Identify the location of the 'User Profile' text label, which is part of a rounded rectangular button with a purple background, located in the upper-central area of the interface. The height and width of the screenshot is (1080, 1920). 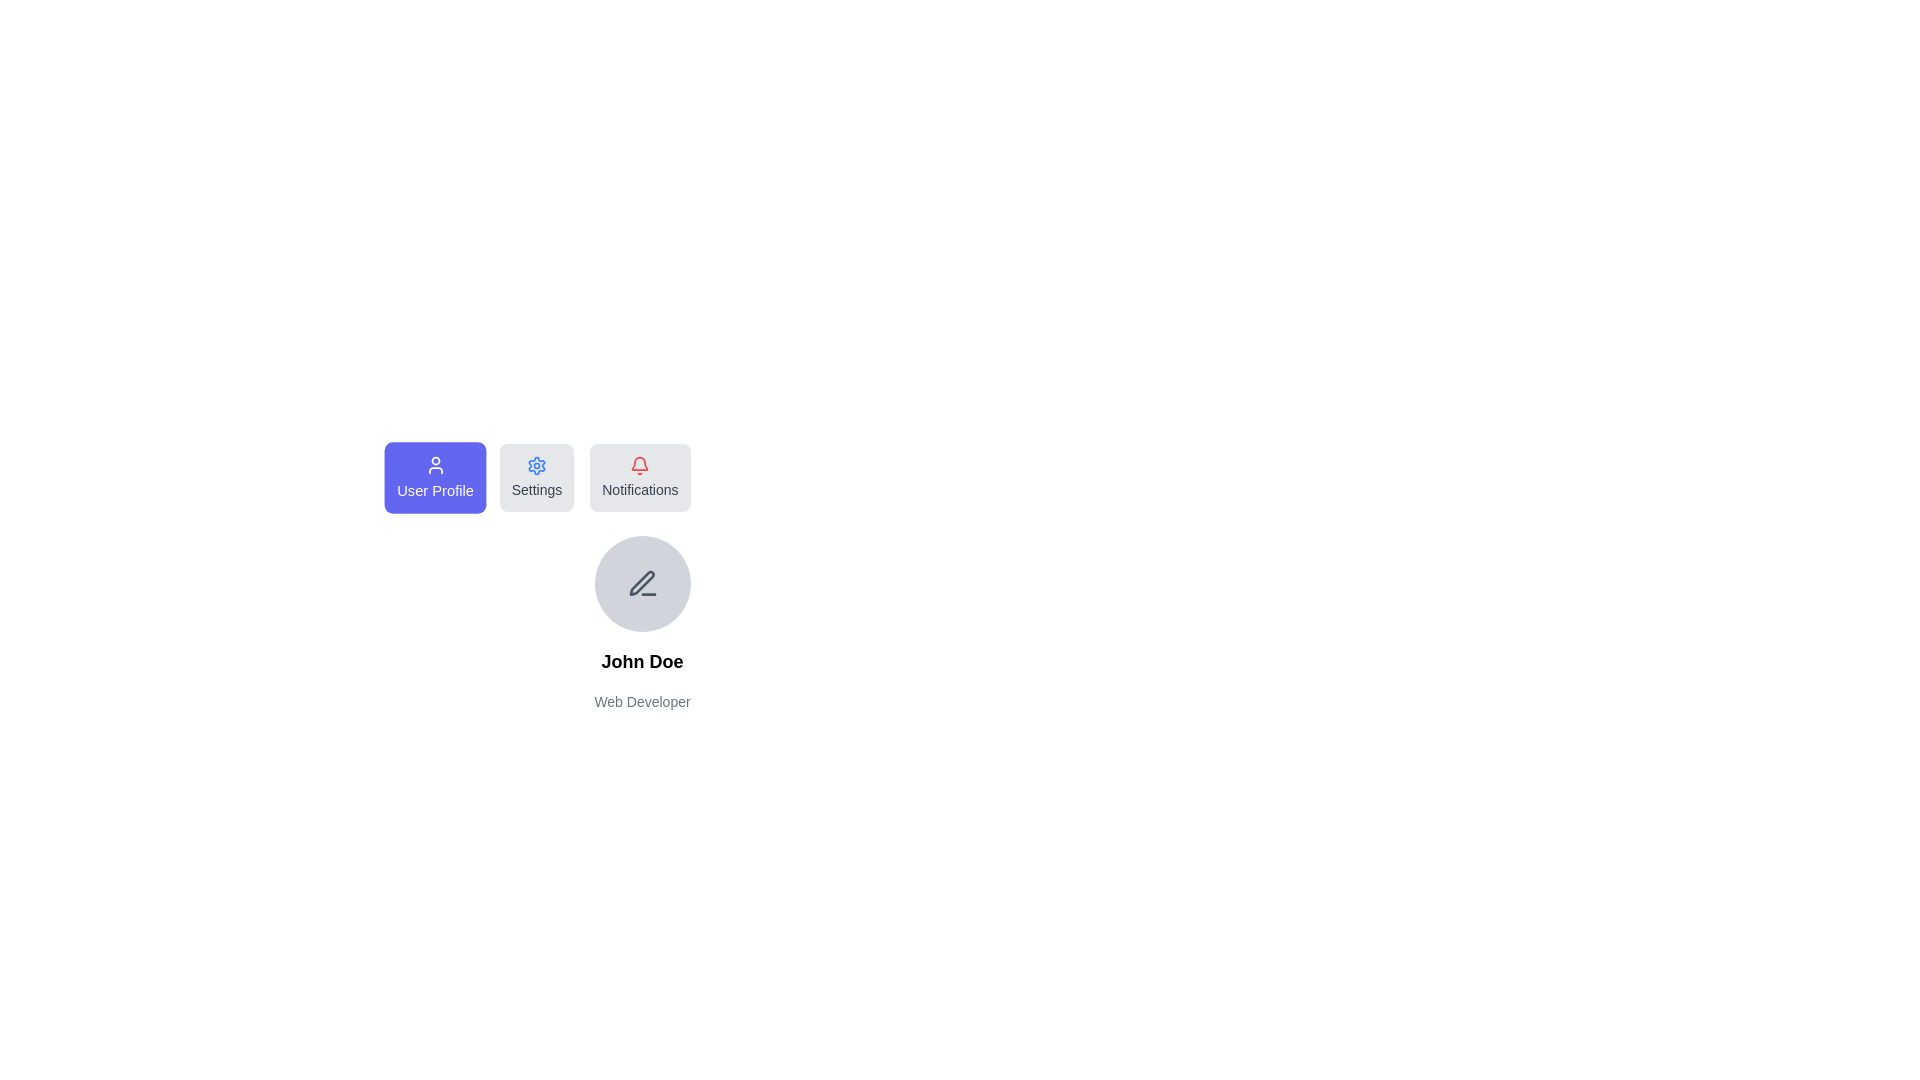
(434, 490).